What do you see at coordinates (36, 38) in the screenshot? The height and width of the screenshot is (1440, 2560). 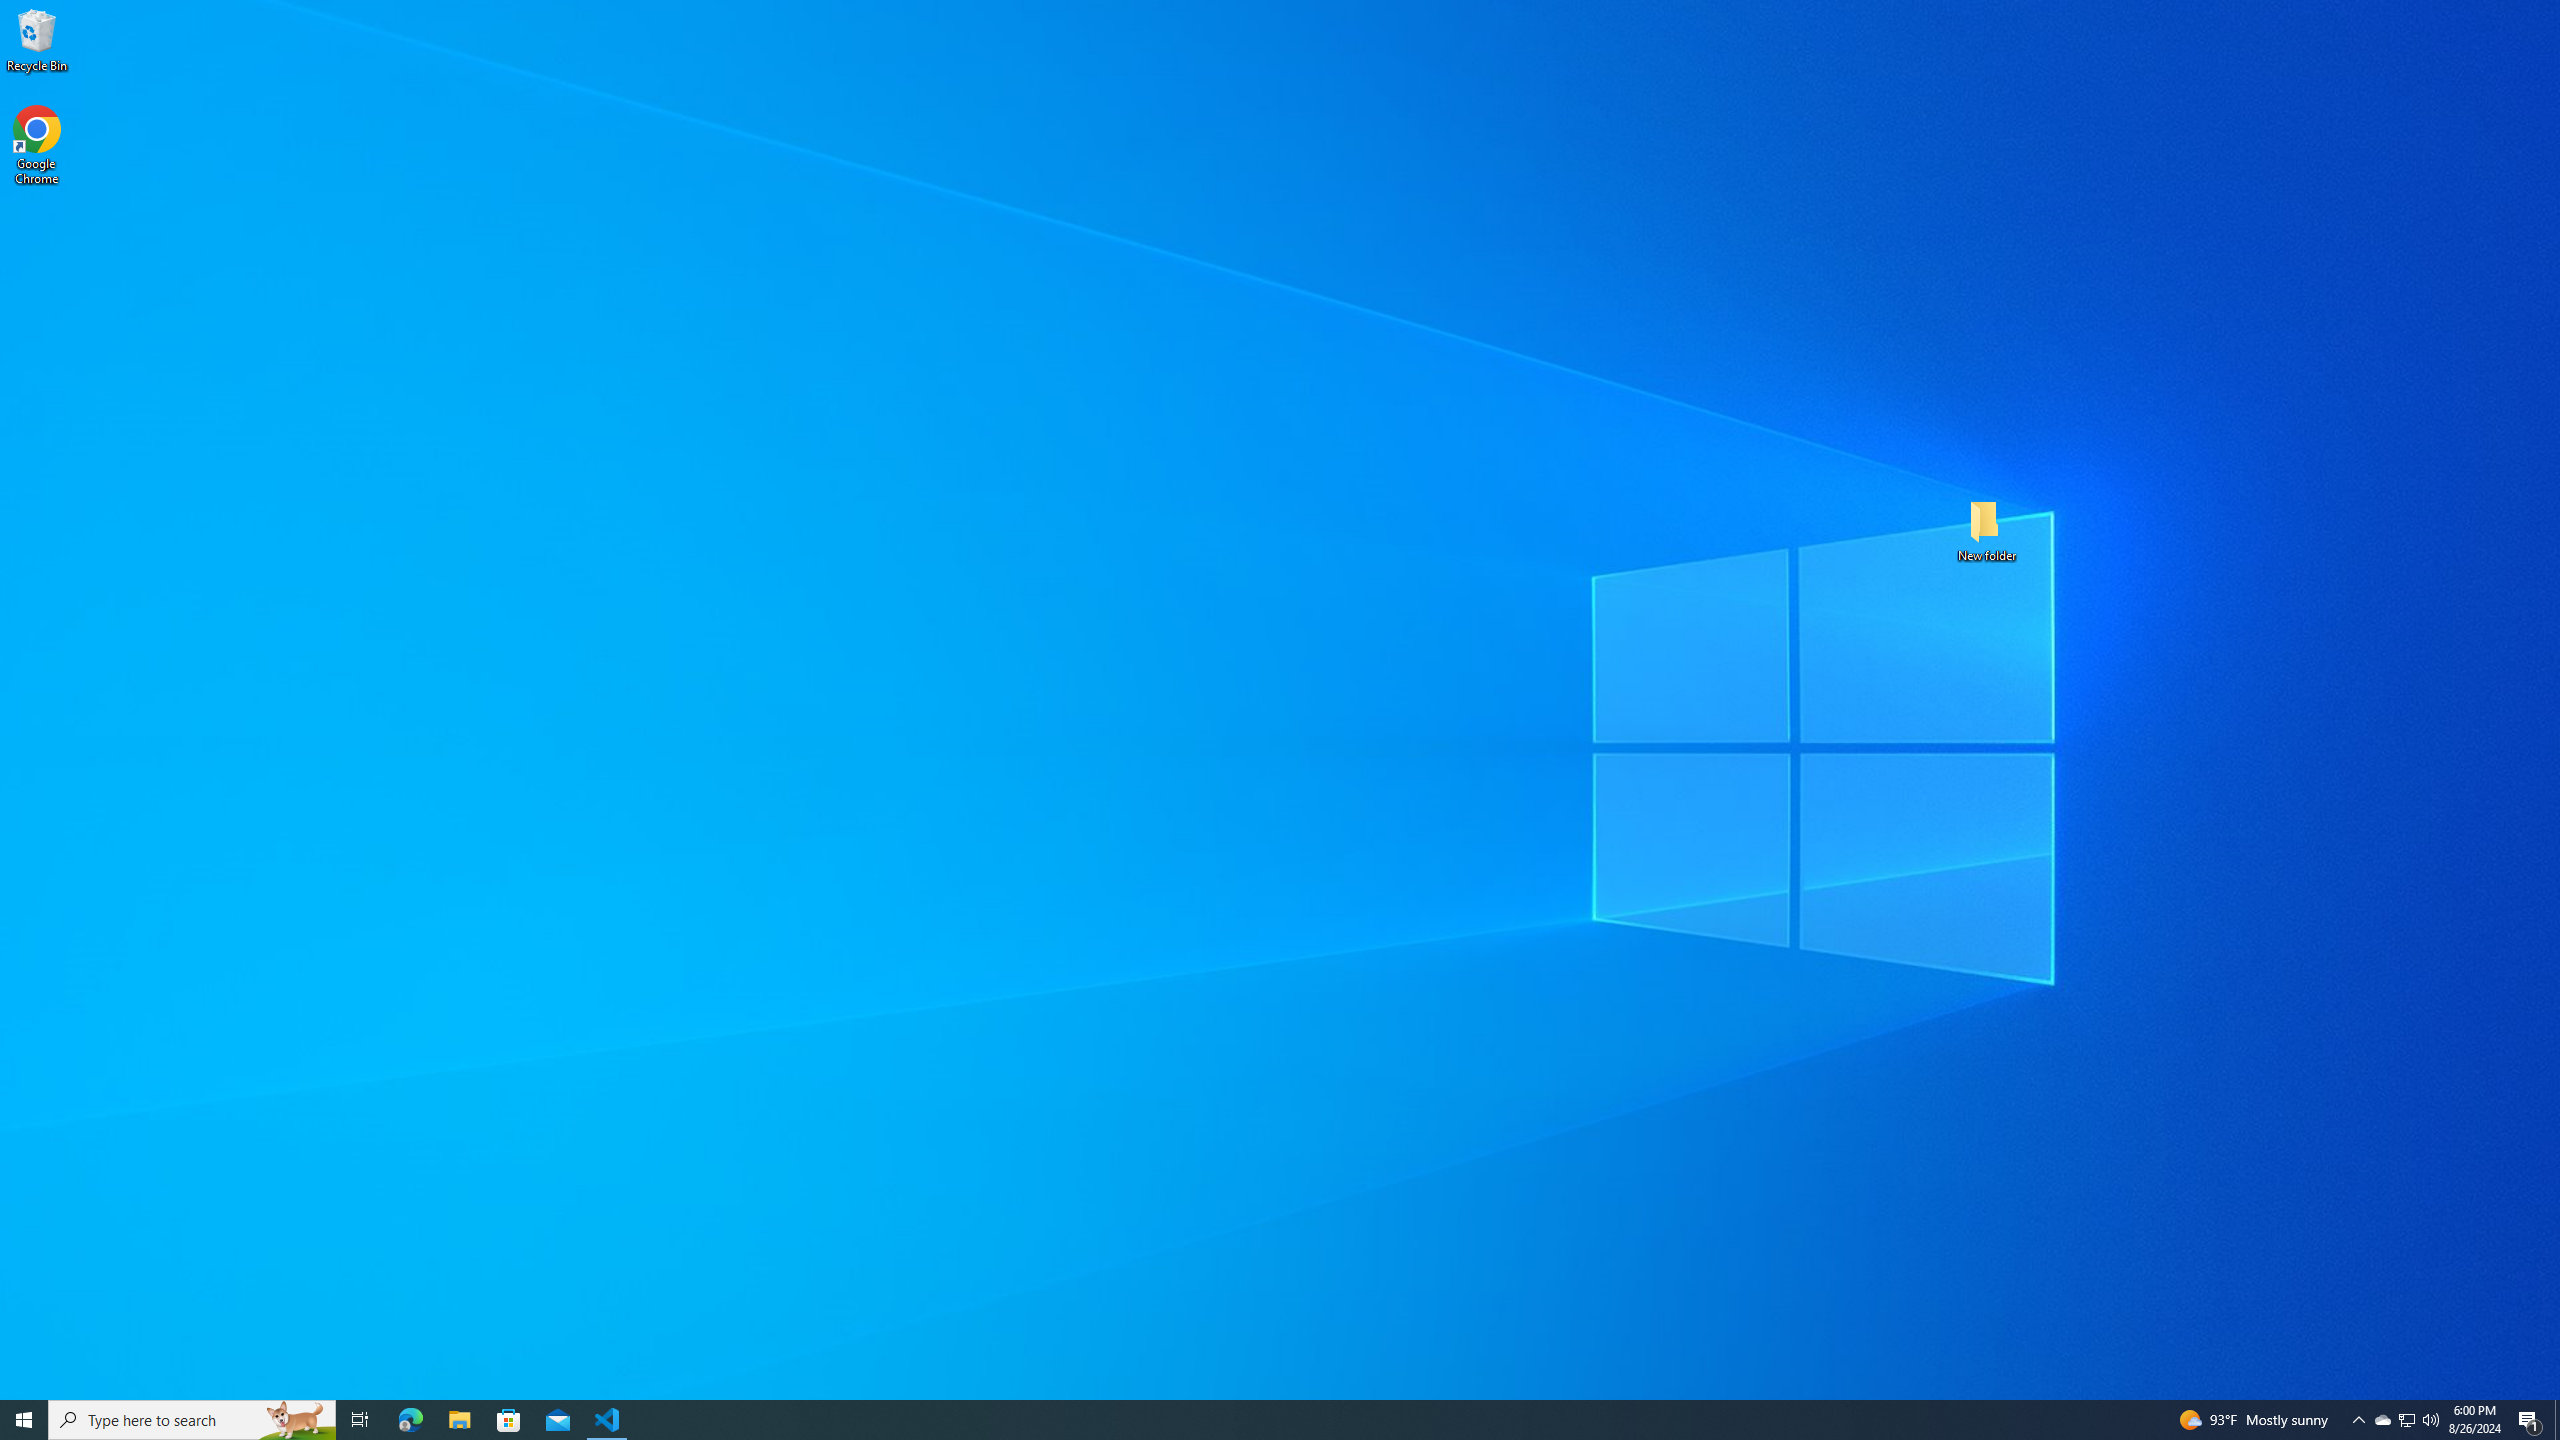 I see `'Recycle Bin'` at bounding box center [36, 38].